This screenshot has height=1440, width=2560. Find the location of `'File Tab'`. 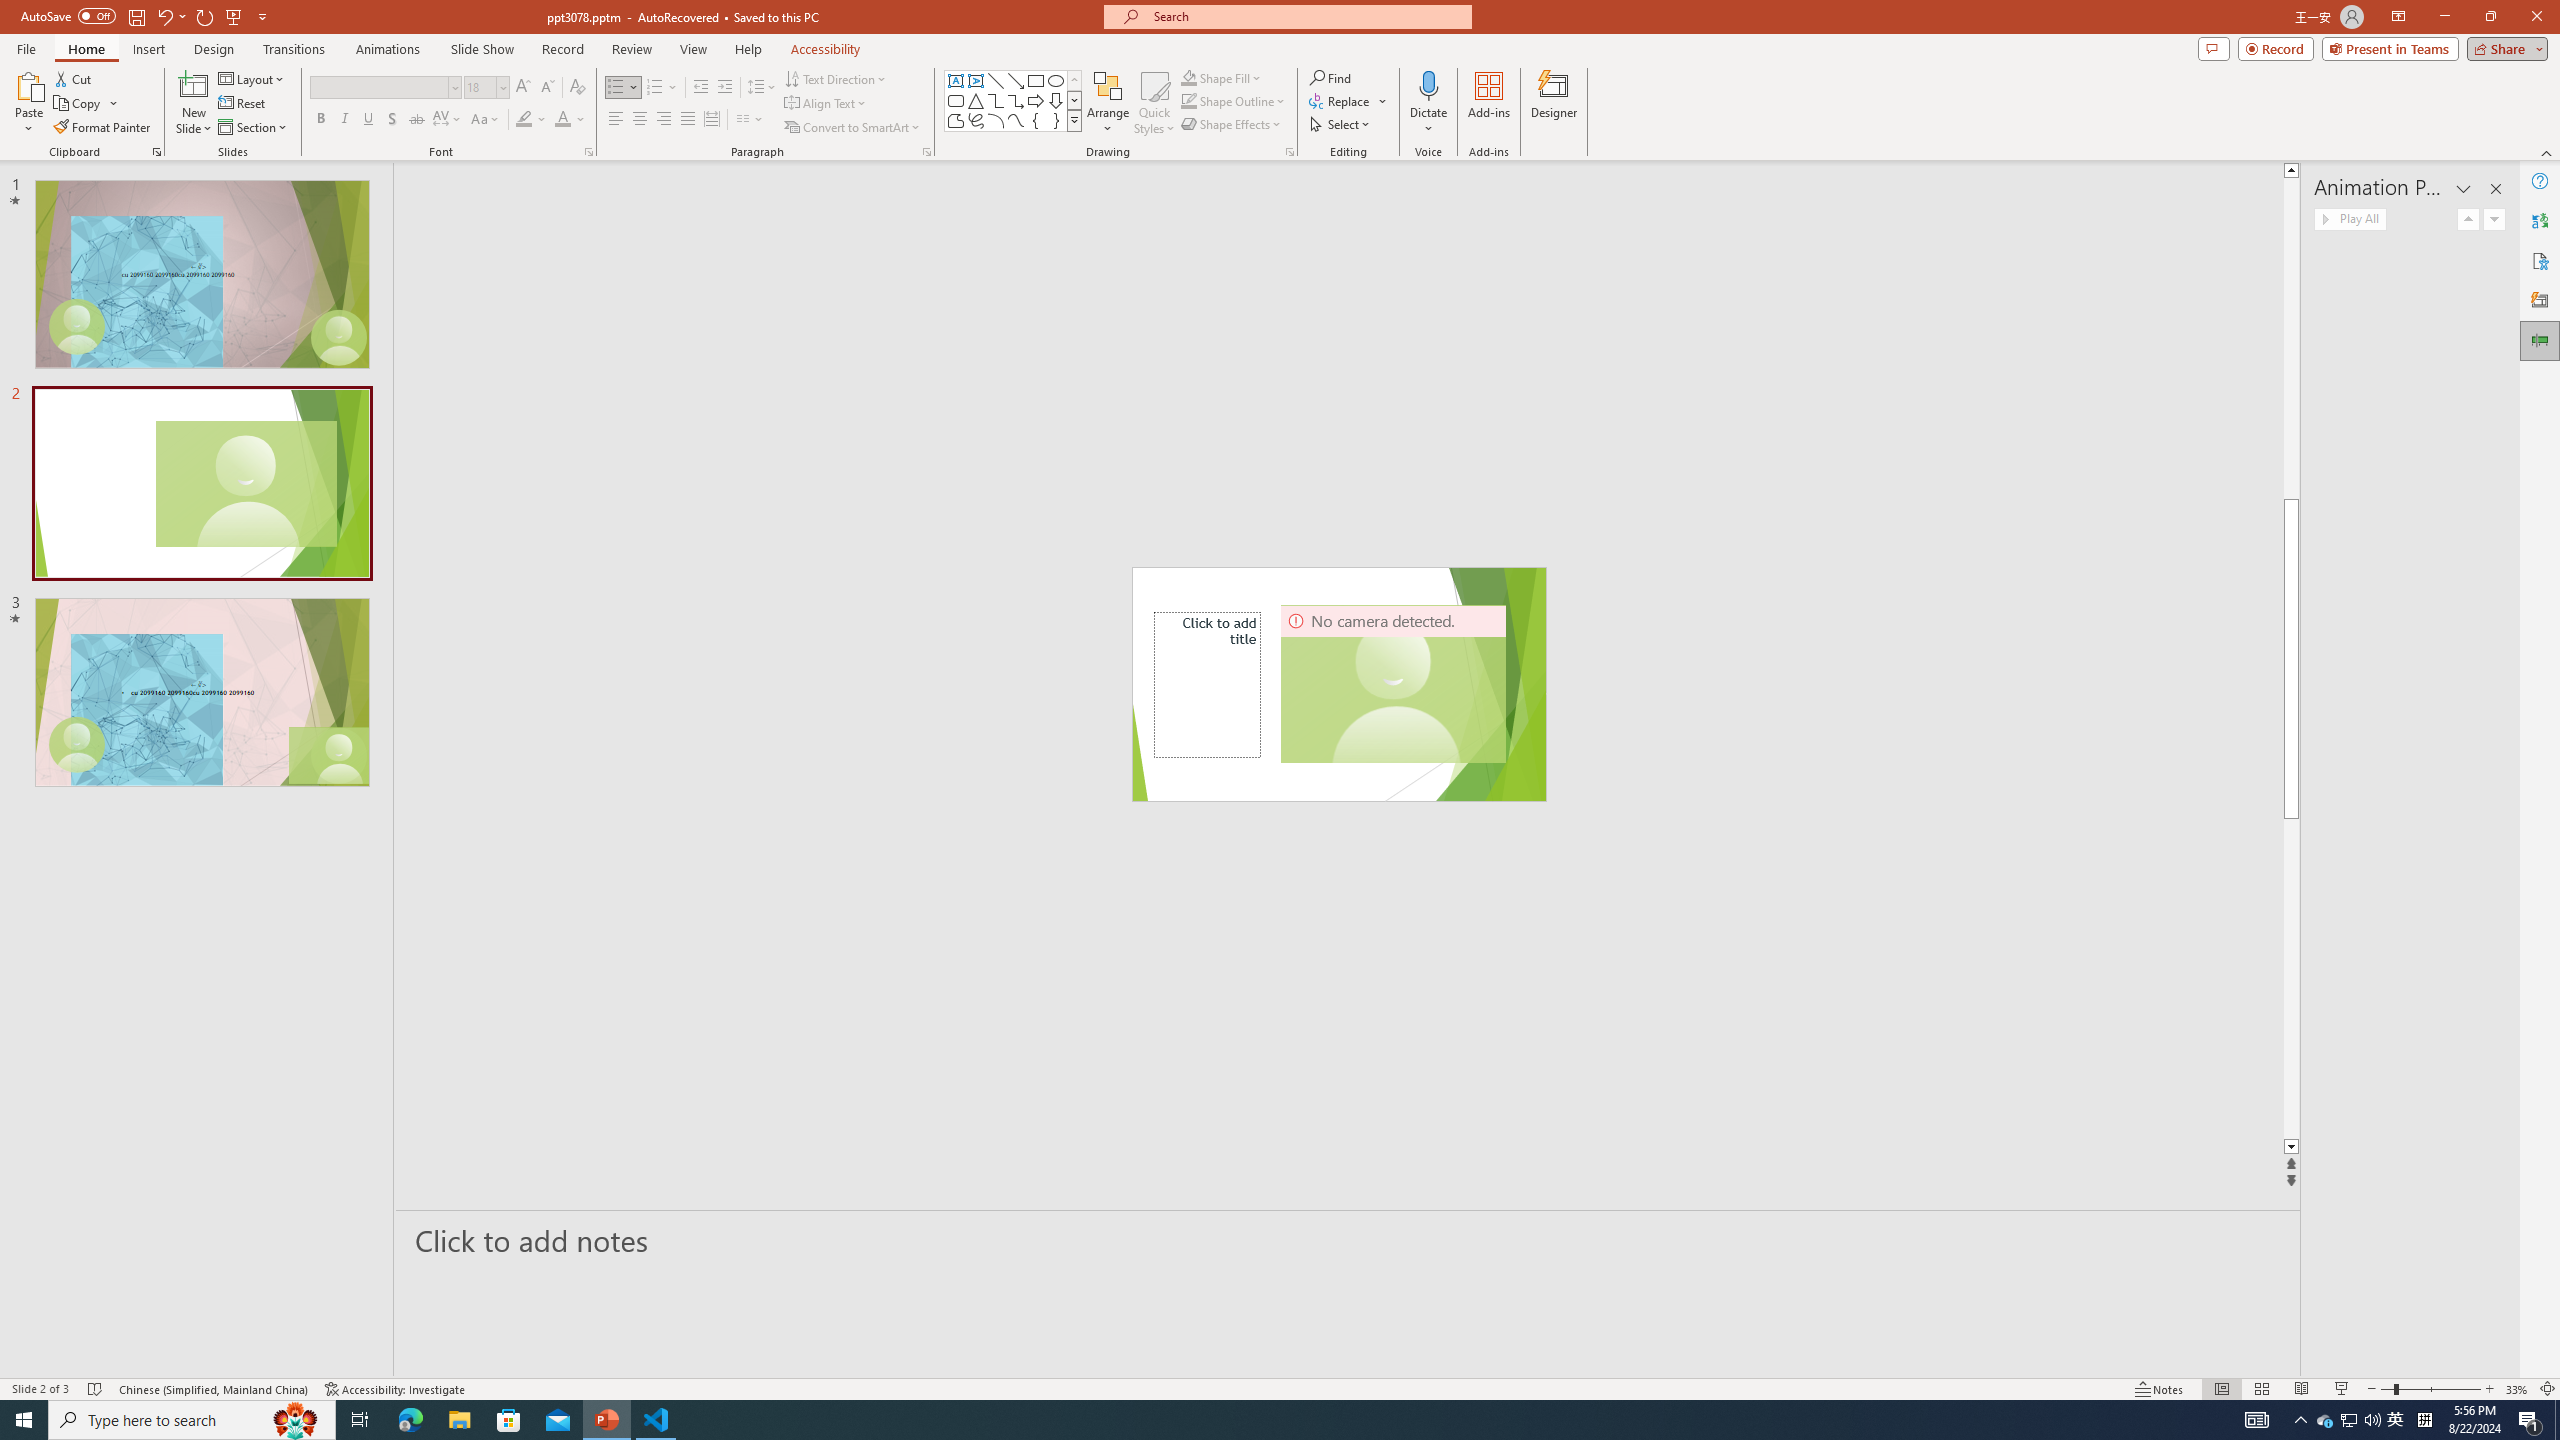

'File Tab' is located at coordinates (25, 47).